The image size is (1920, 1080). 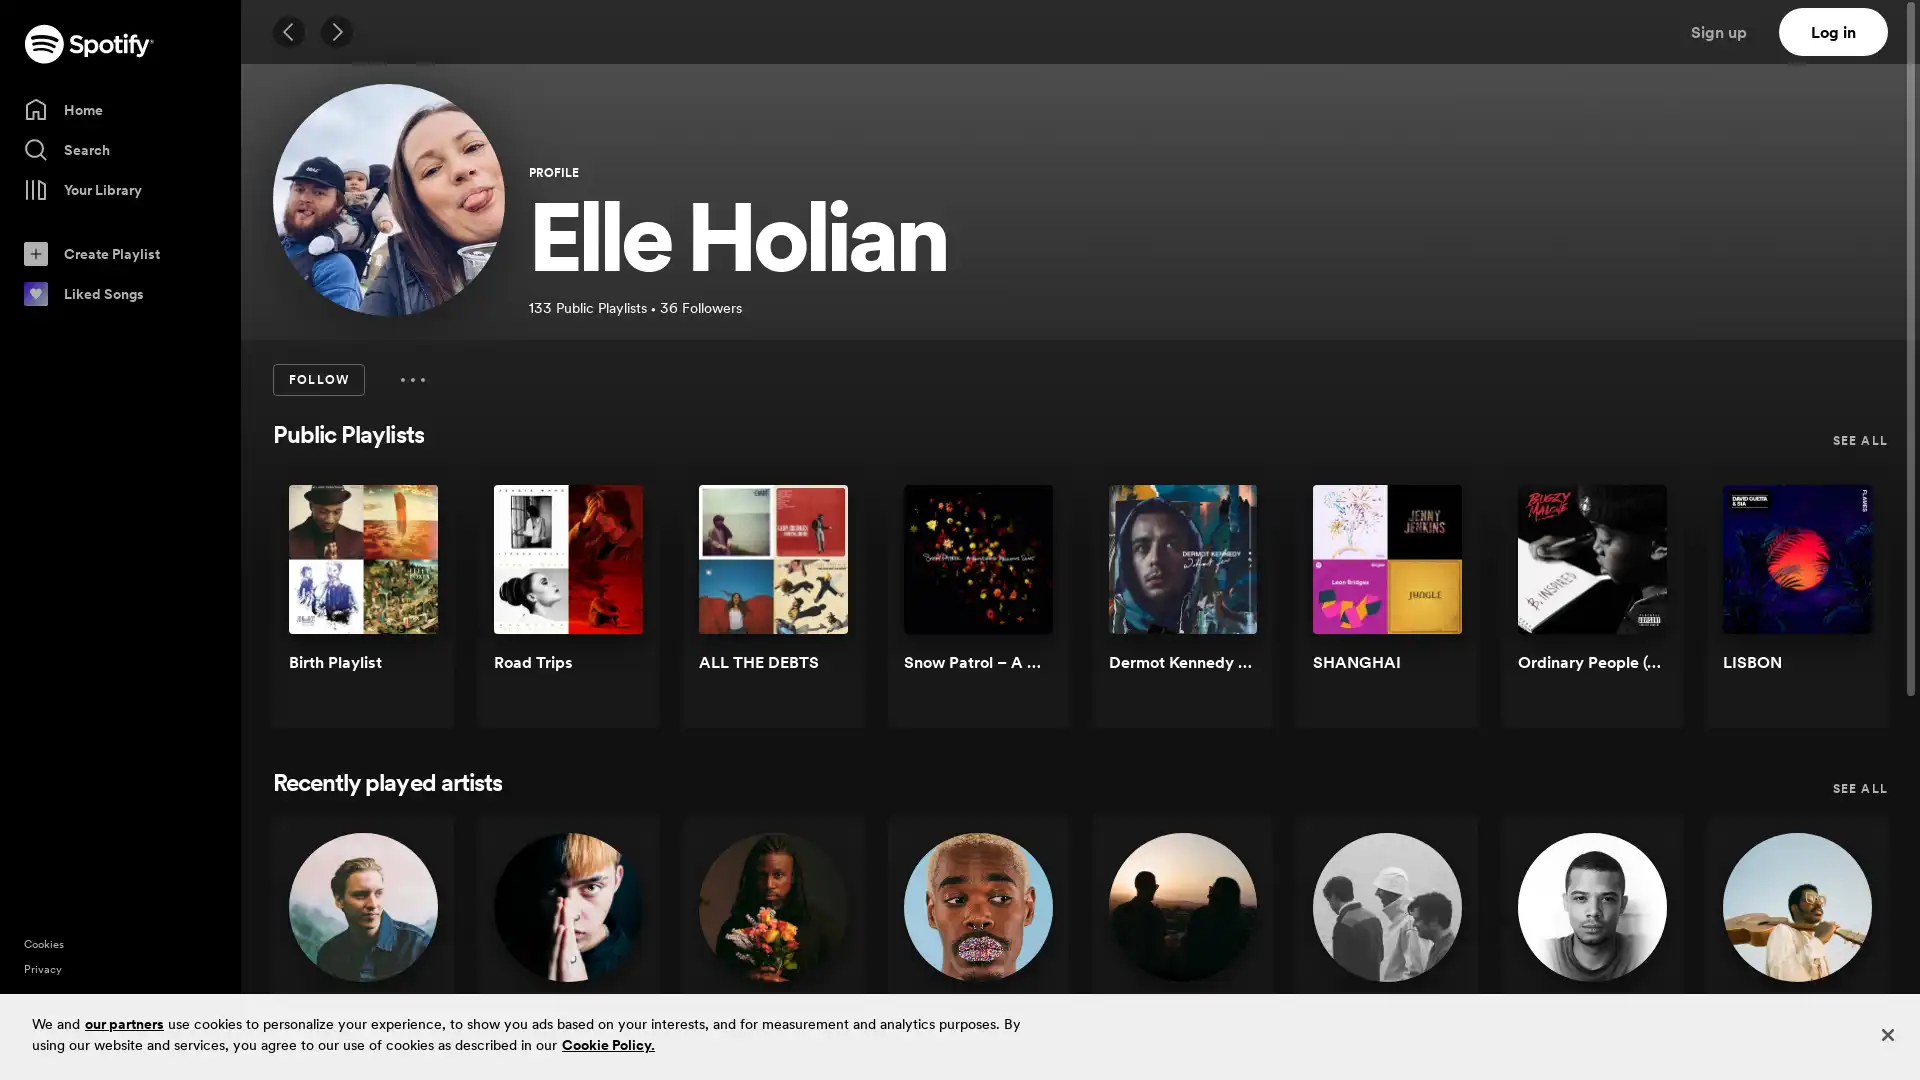 I want to click on Play Yoxng Mae-O, so click(x=608, y=955).